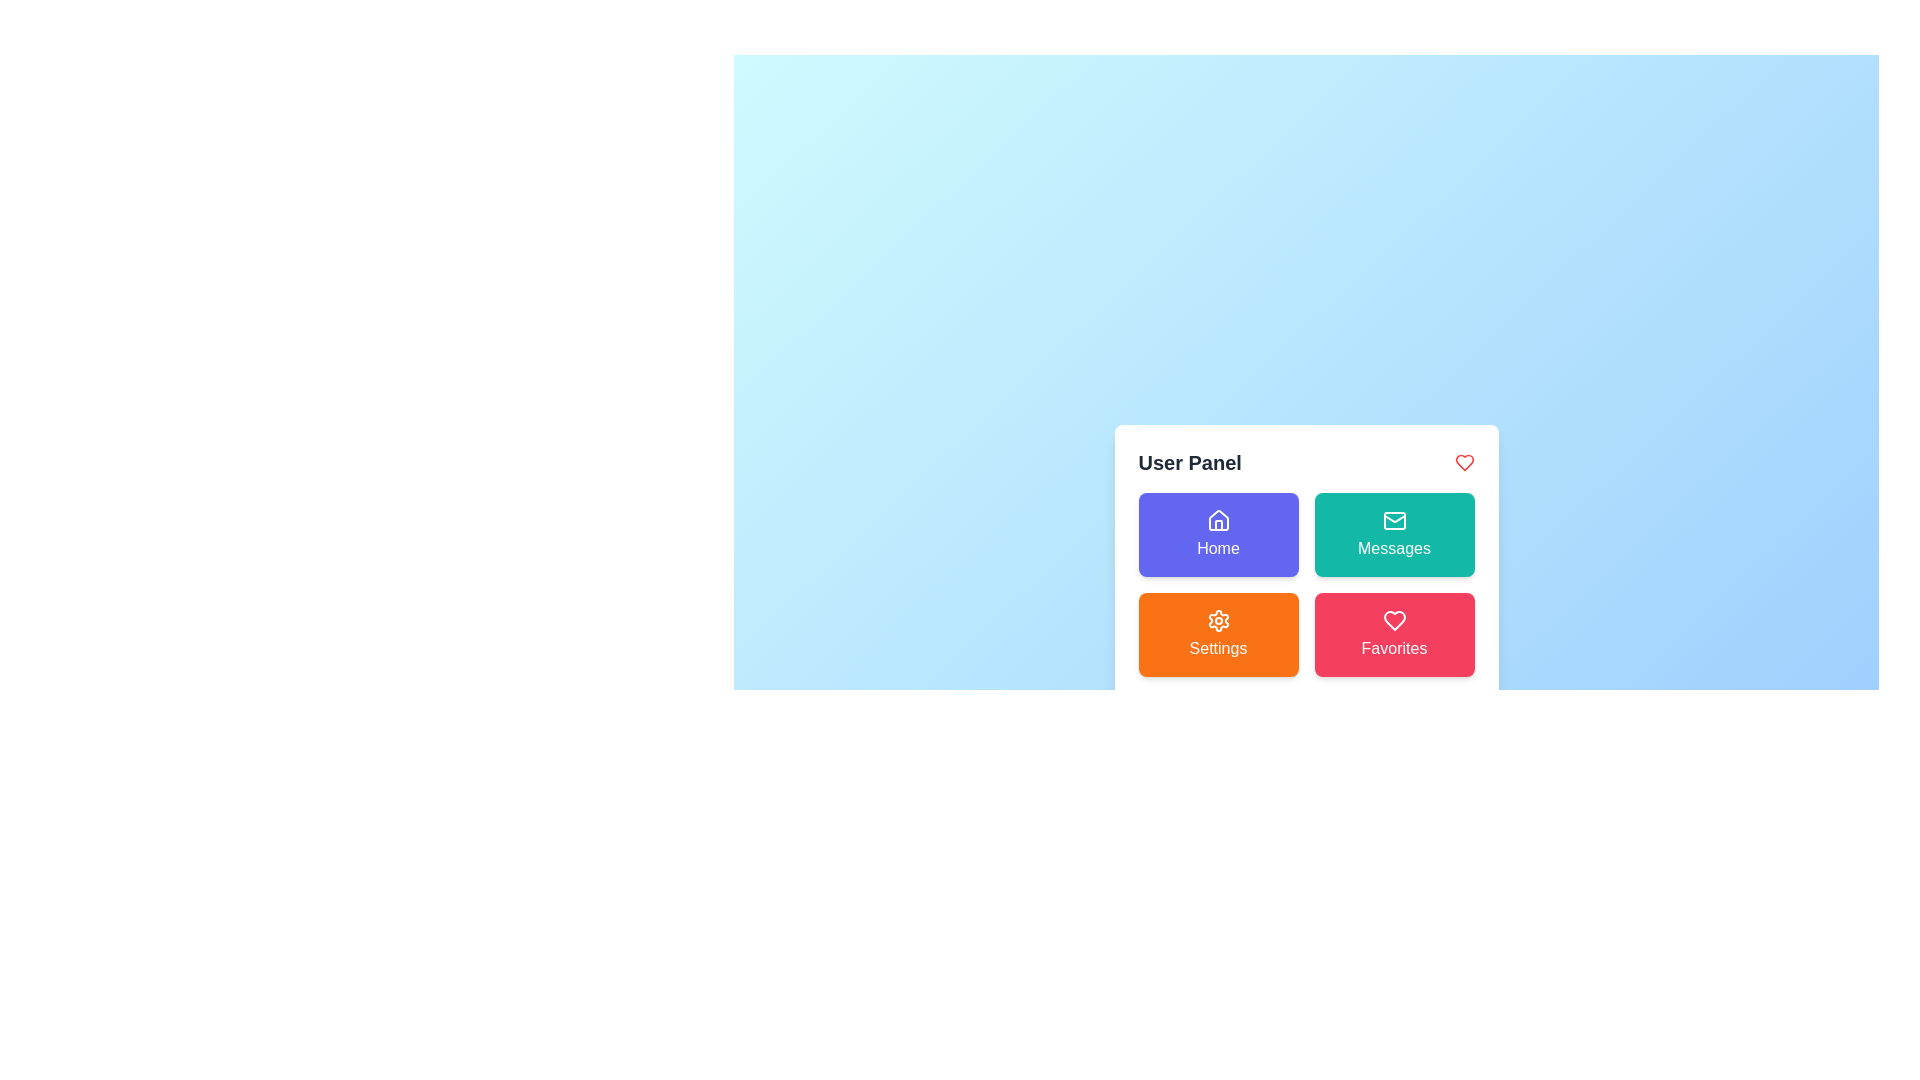 The width and height of the screenshot is (1920, 1080). Describe the element at coordinates (1217, 519) in the screenshot. I see `the house-shaped icon within the 'Home' button located in the User Panel card, which is styled with thin, clean strokes for a modern look` at that location.